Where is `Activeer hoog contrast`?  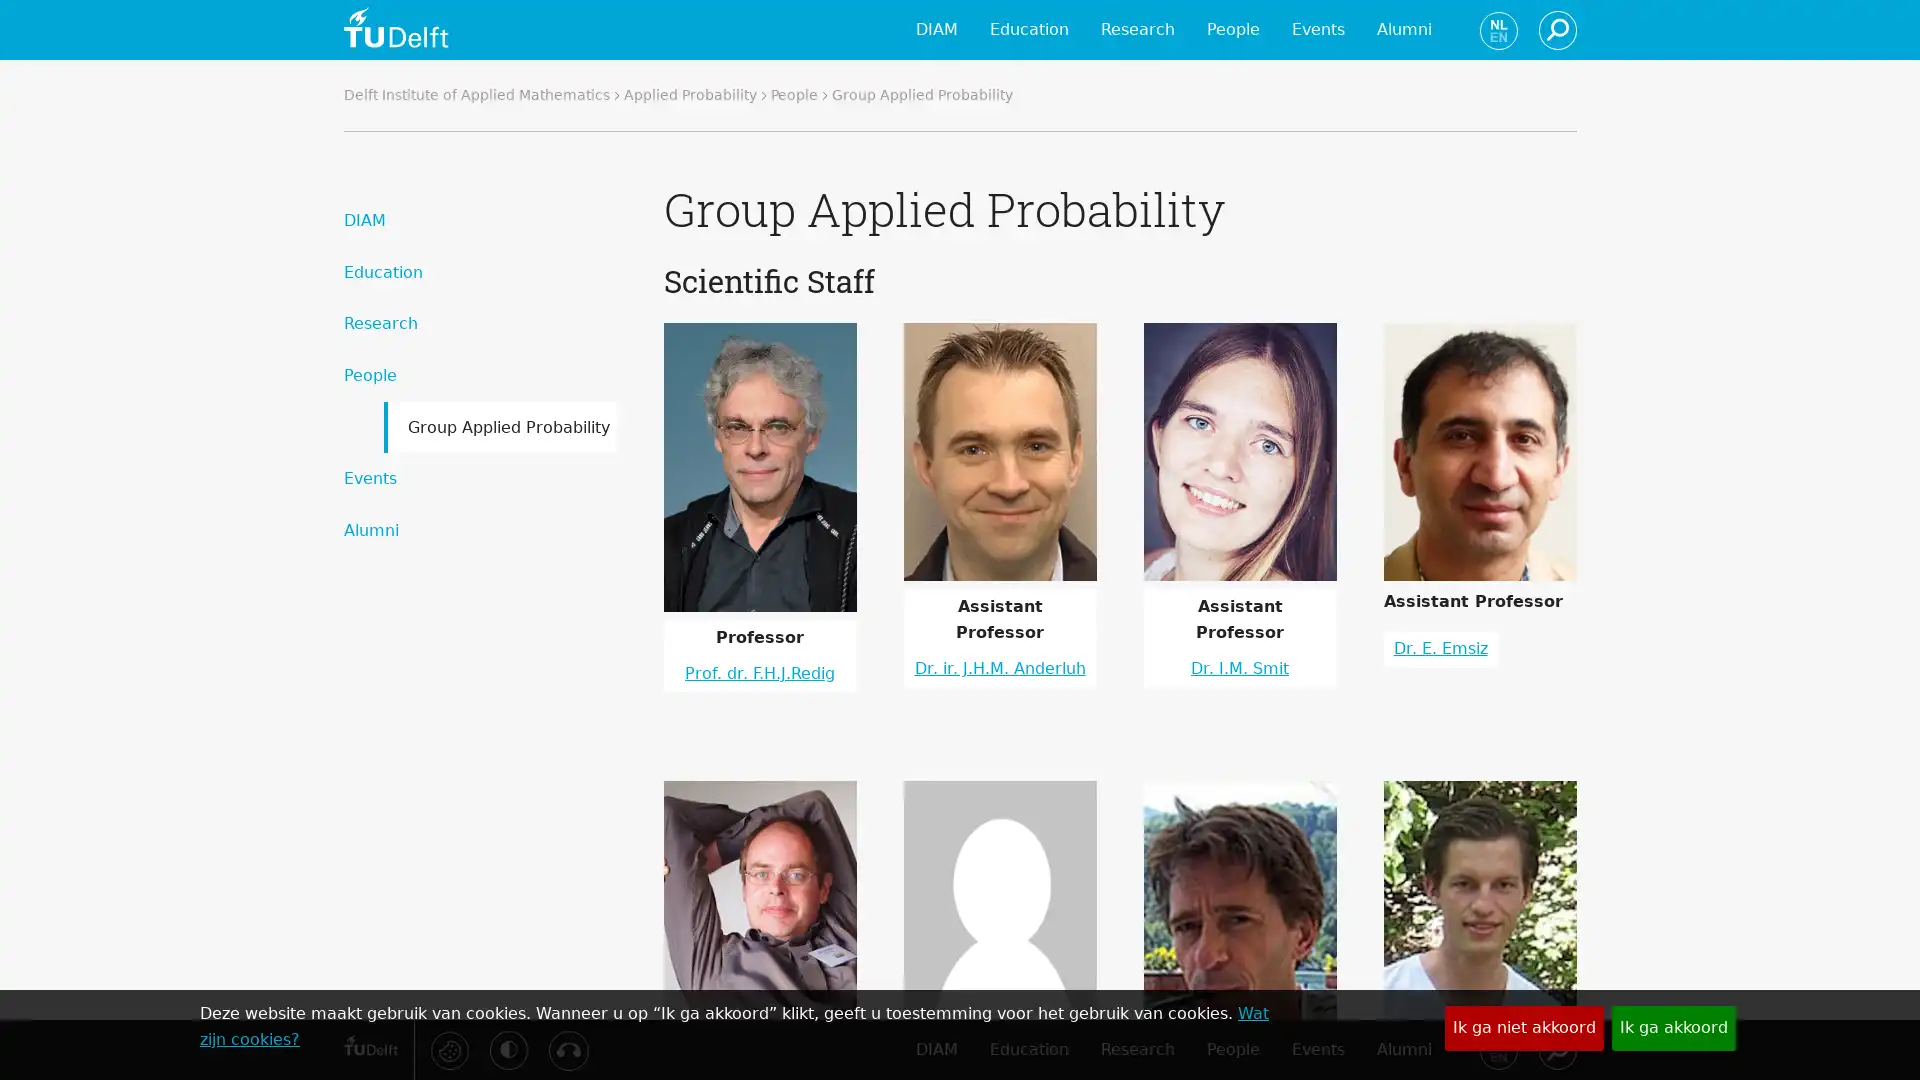 Activeer hoog contrast is located at coordinates (508, 1048).